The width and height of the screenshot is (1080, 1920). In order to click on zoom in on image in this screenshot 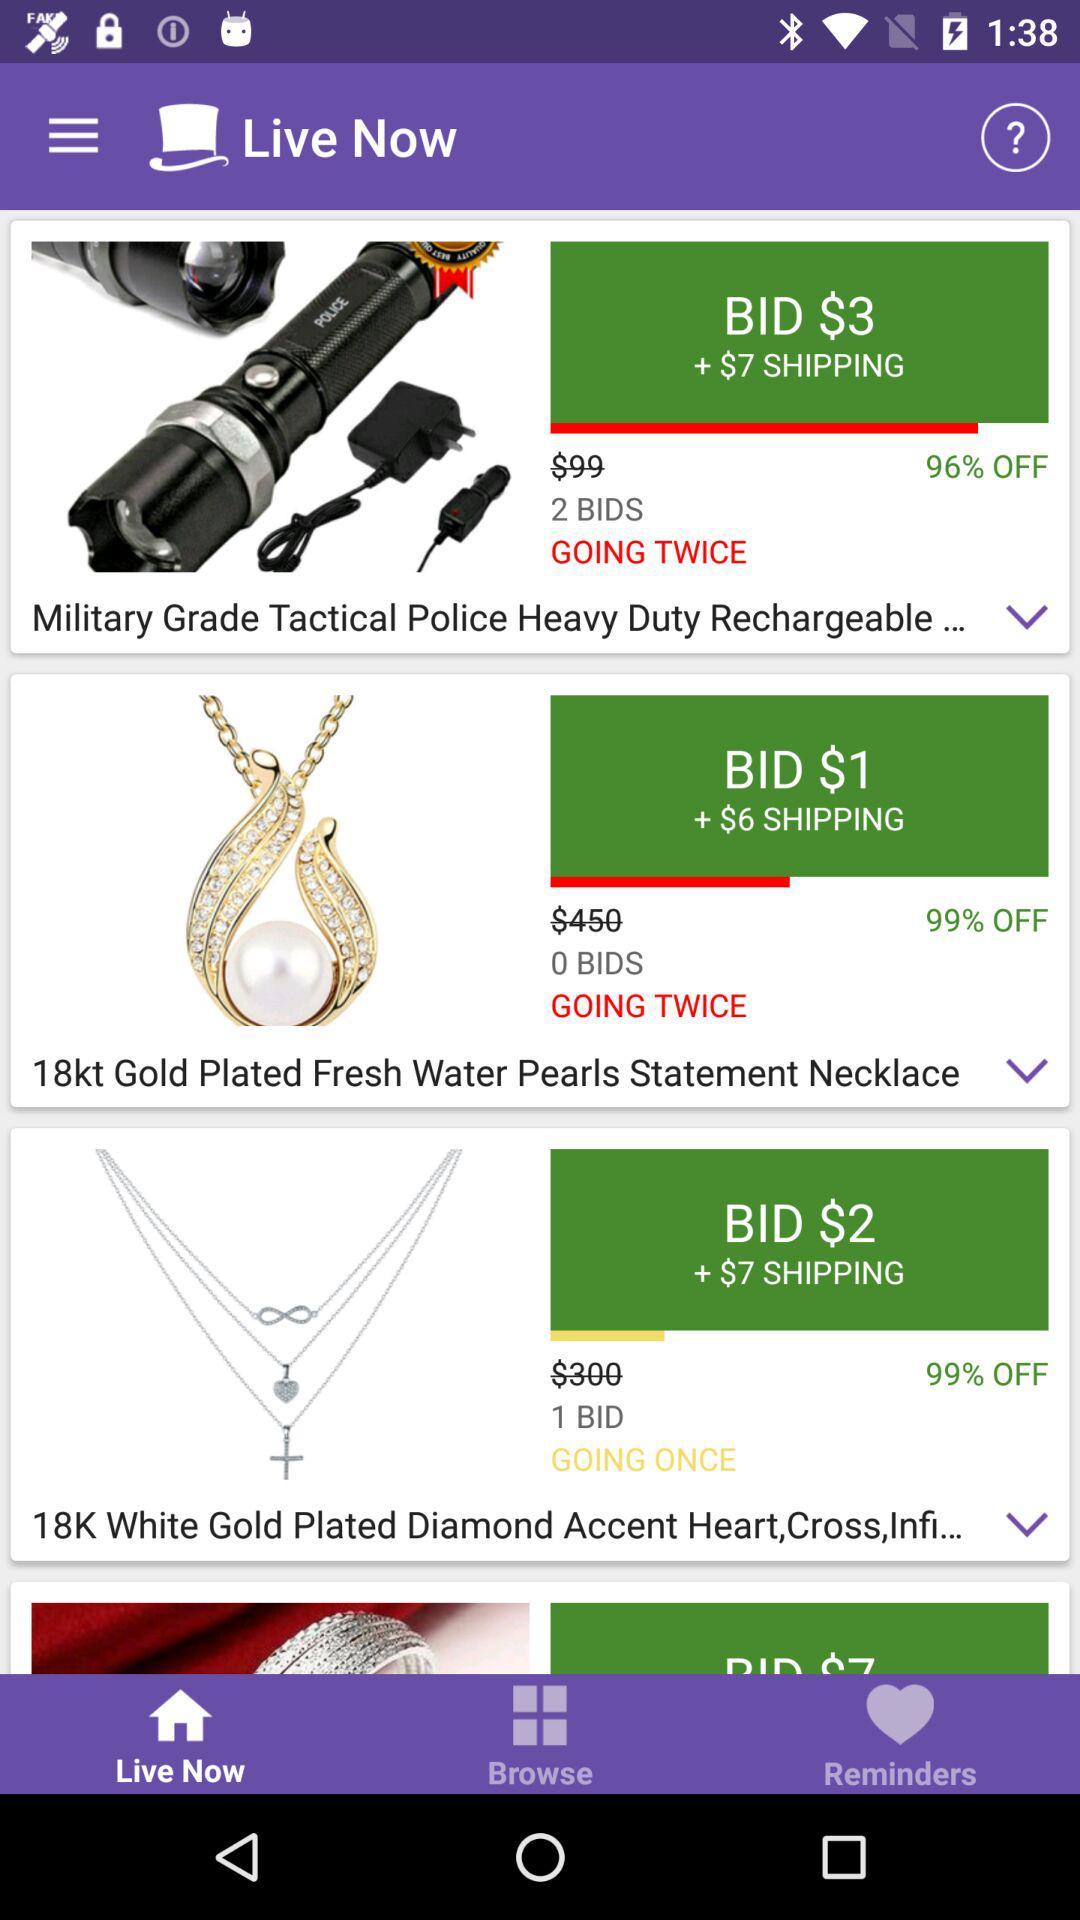, I will do `click(280, 1314)`.